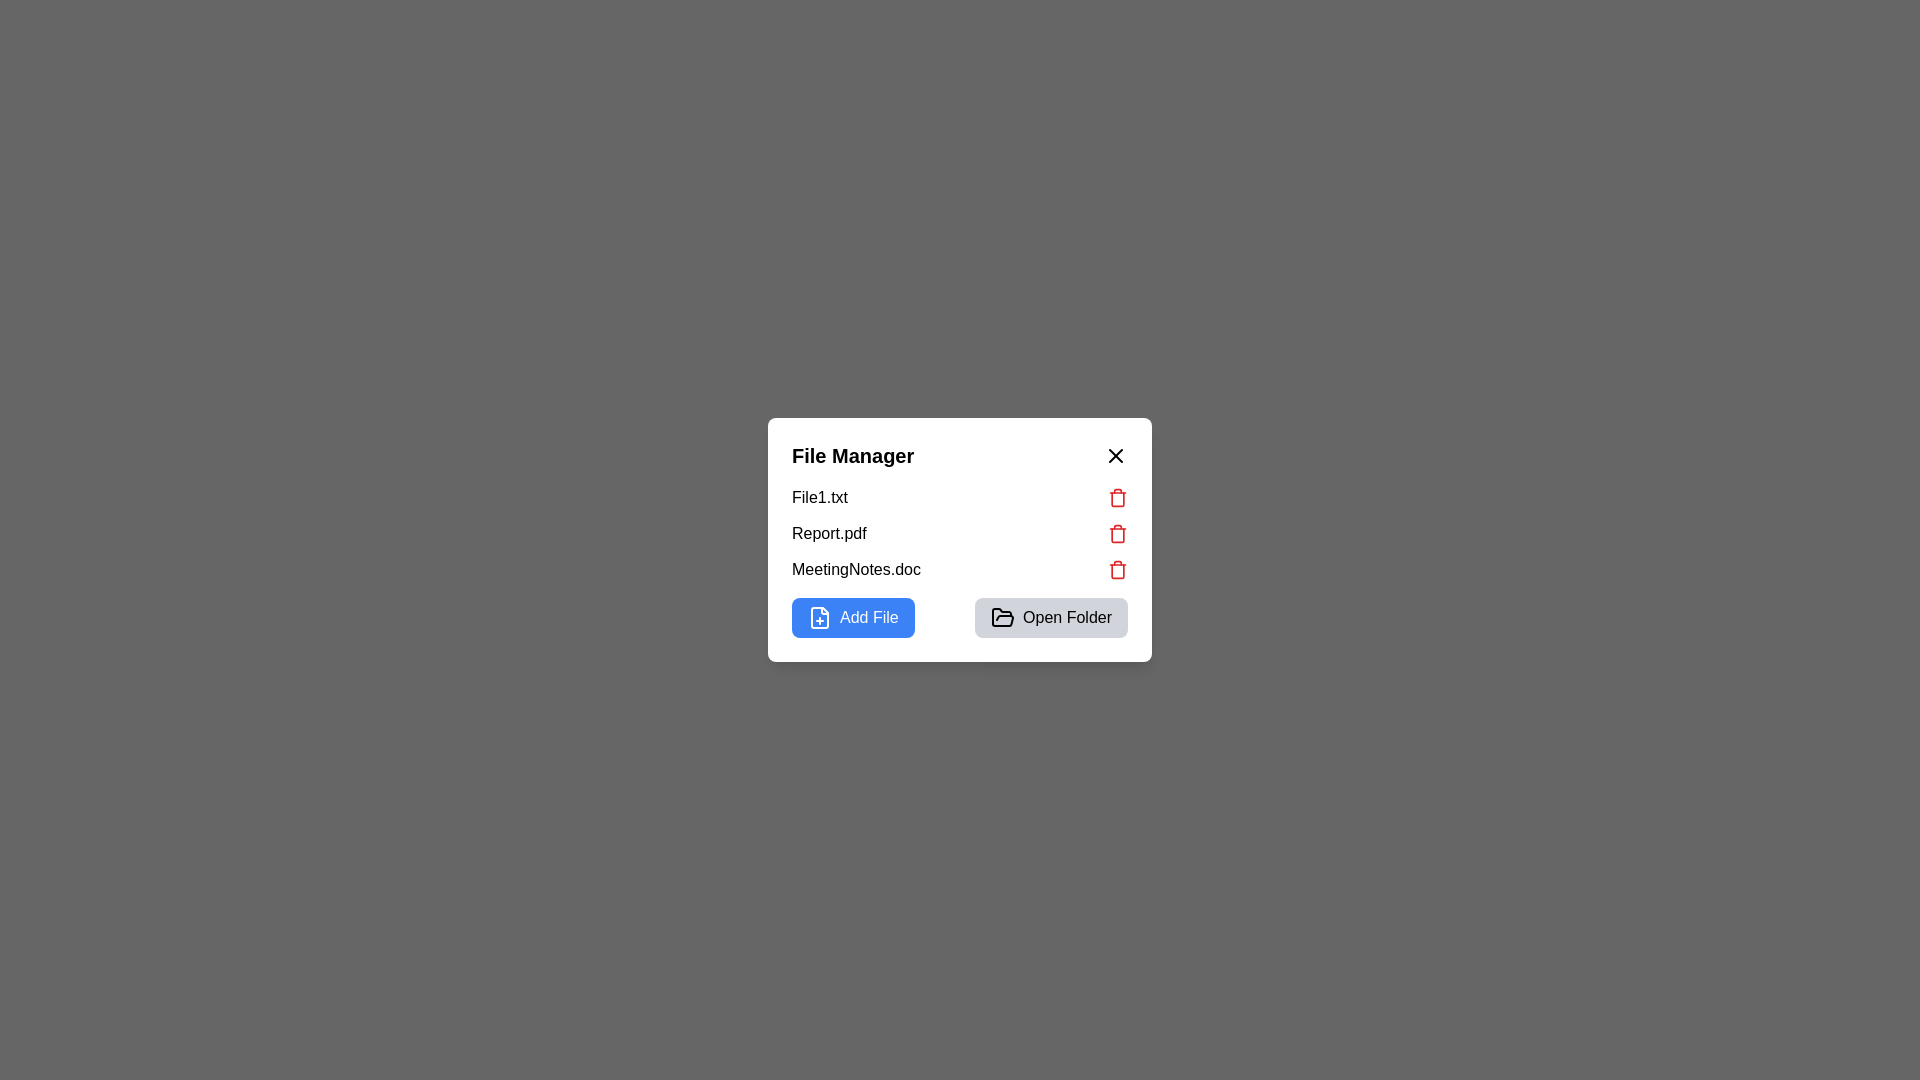 The image size is (1920, 1080). I want to click on the icon located to the left of the 'Open Folder' button in the bottom right section of the modal window, so click(1003, 616).